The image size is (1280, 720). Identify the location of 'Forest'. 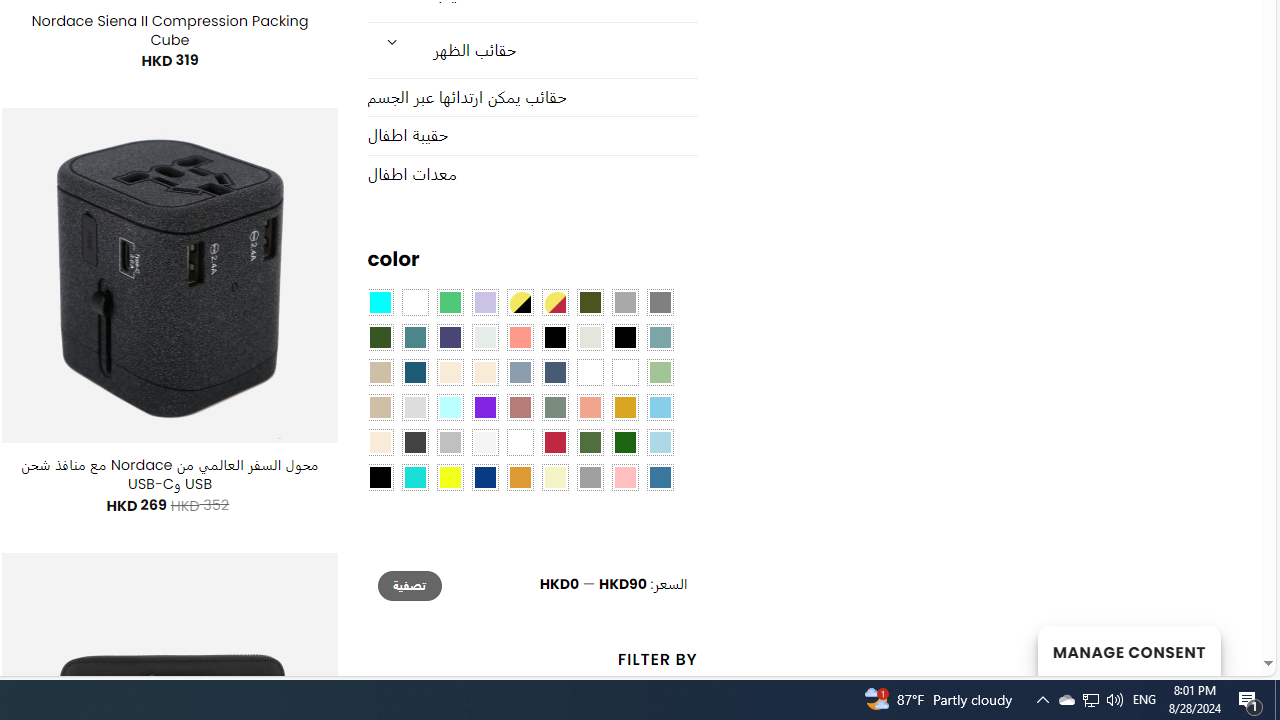
(380, 337).